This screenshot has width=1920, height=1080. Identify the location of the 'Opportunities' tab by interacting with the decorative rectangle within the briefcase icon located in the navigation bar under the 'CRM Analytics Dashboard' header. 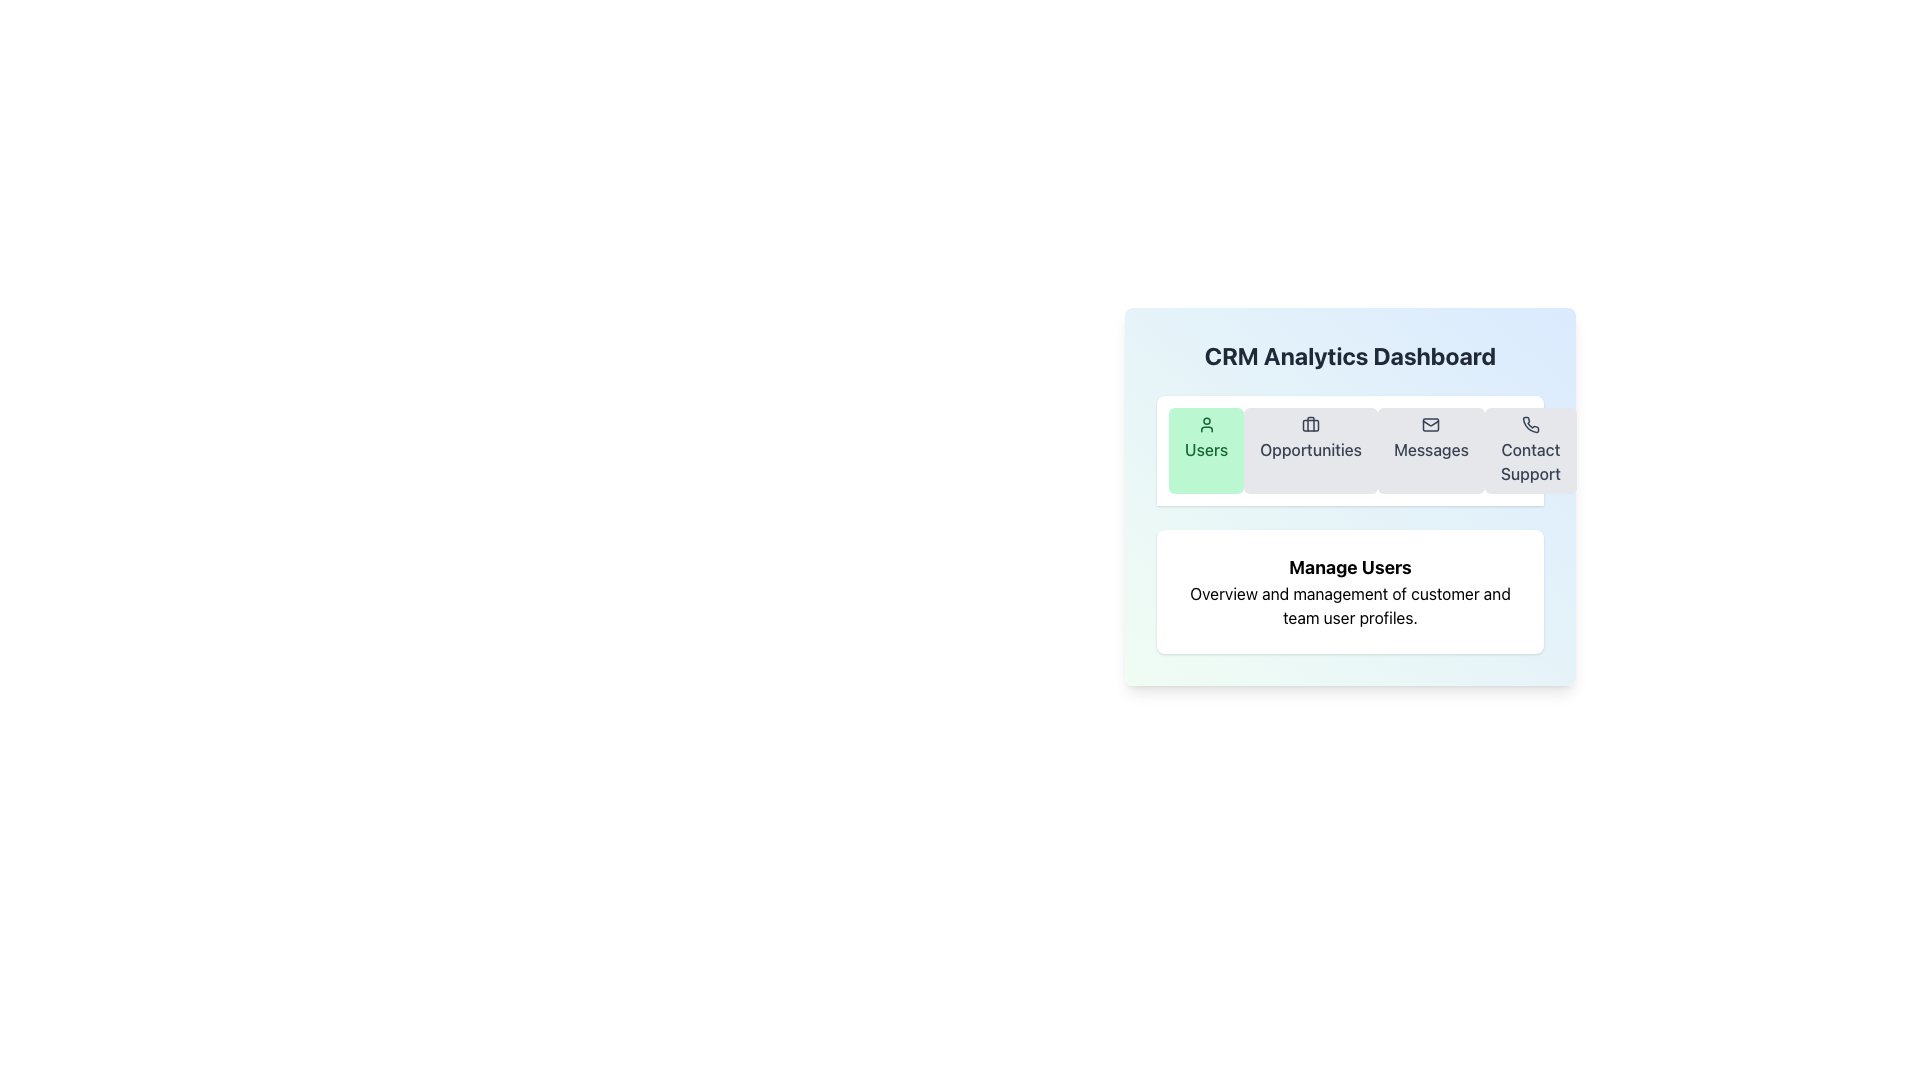
(1310, 424).